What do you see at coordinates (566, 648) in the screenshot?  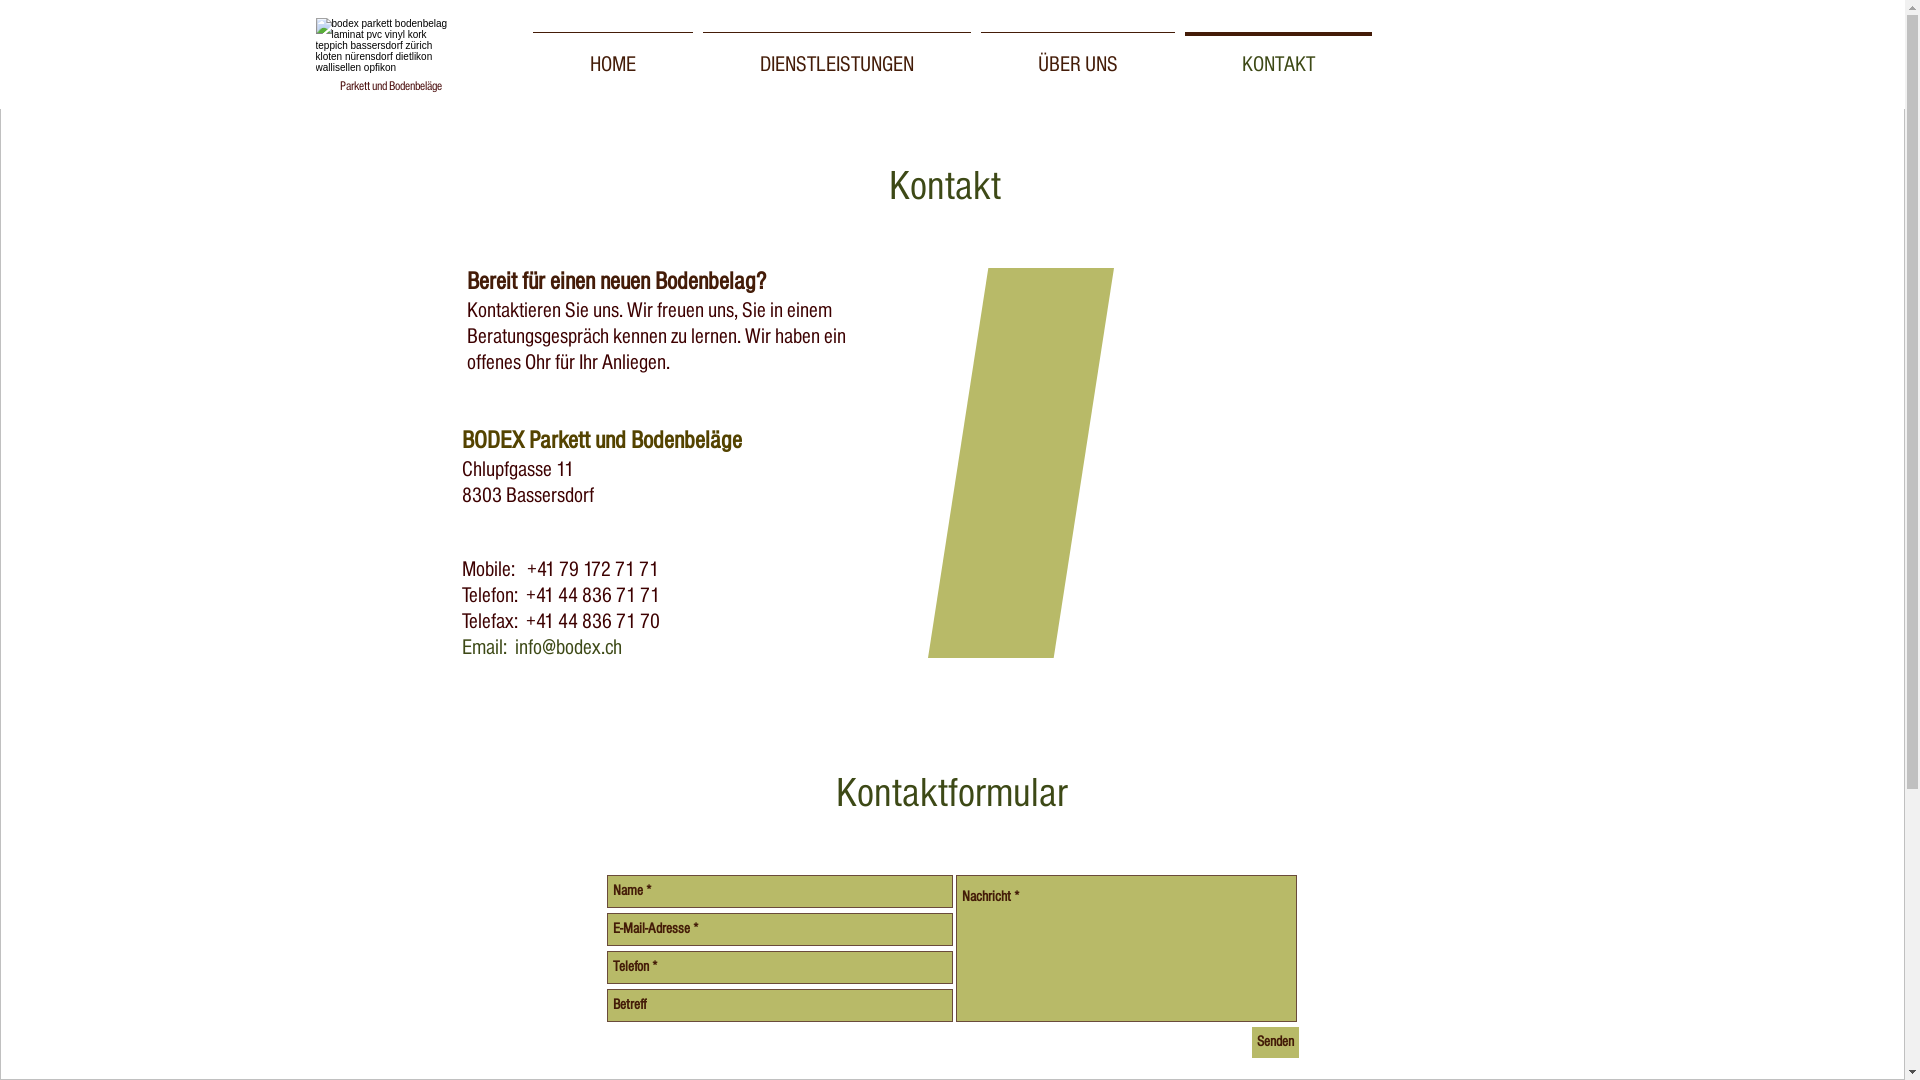 I see `'info@bodex.ch'` at bounding box center [566, 648].